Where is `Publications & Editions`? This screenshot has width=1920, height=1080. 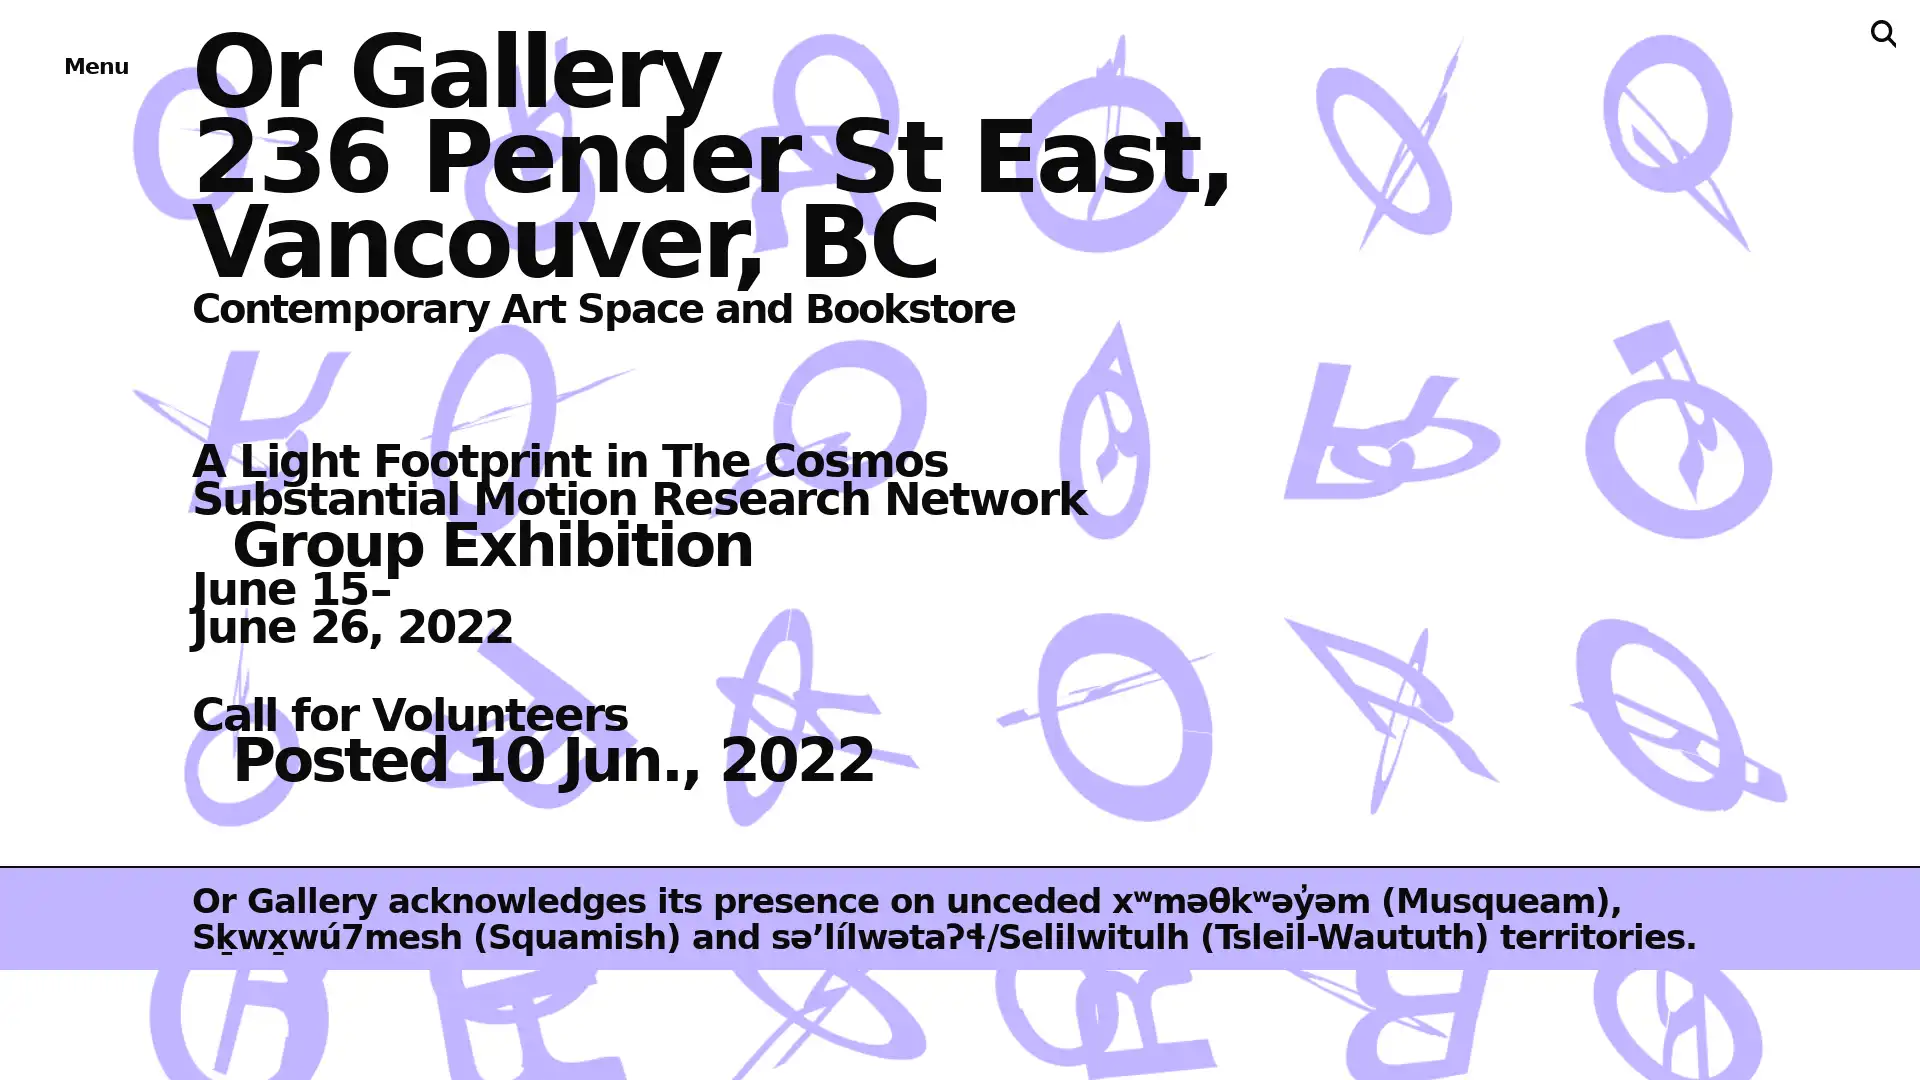
Publications & Editions is located at coordinates (434, 440).